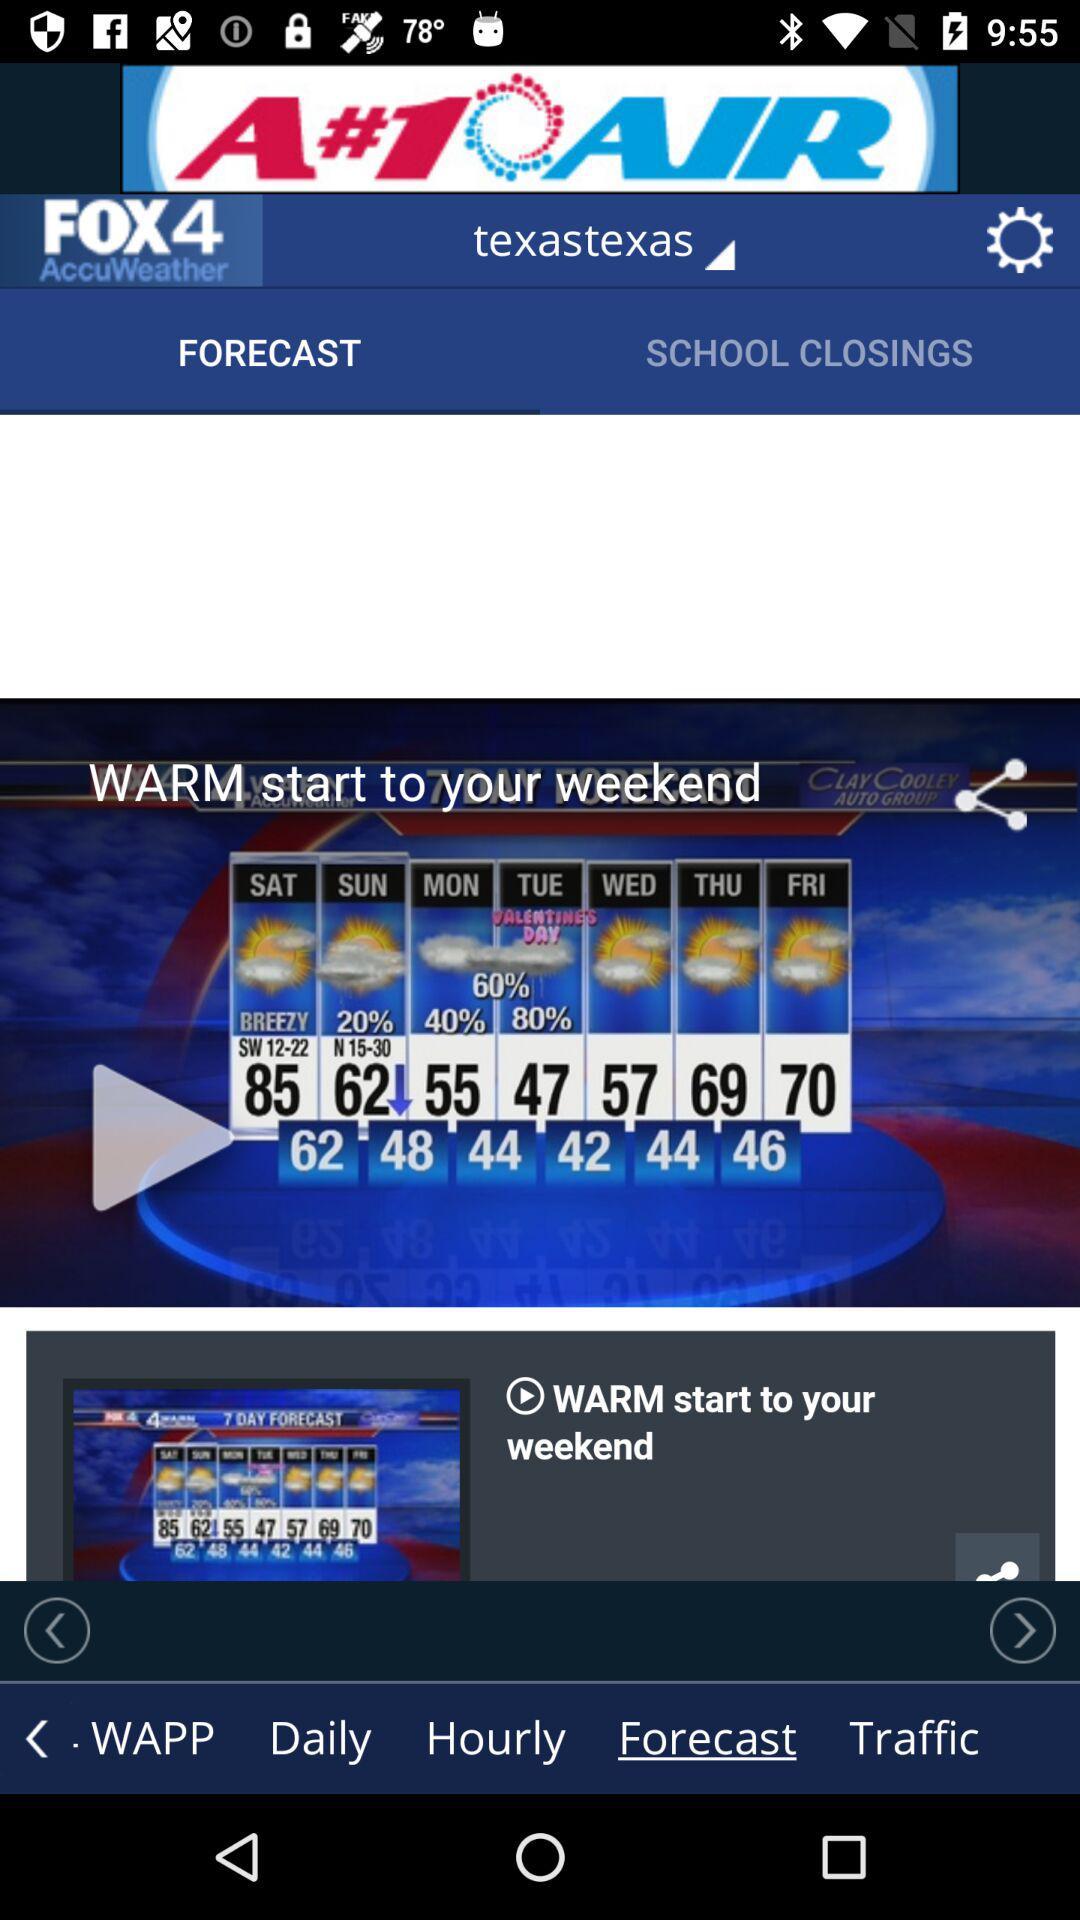 The image size is (1080, 1920). I want to click on back button, so click(36, 1737).